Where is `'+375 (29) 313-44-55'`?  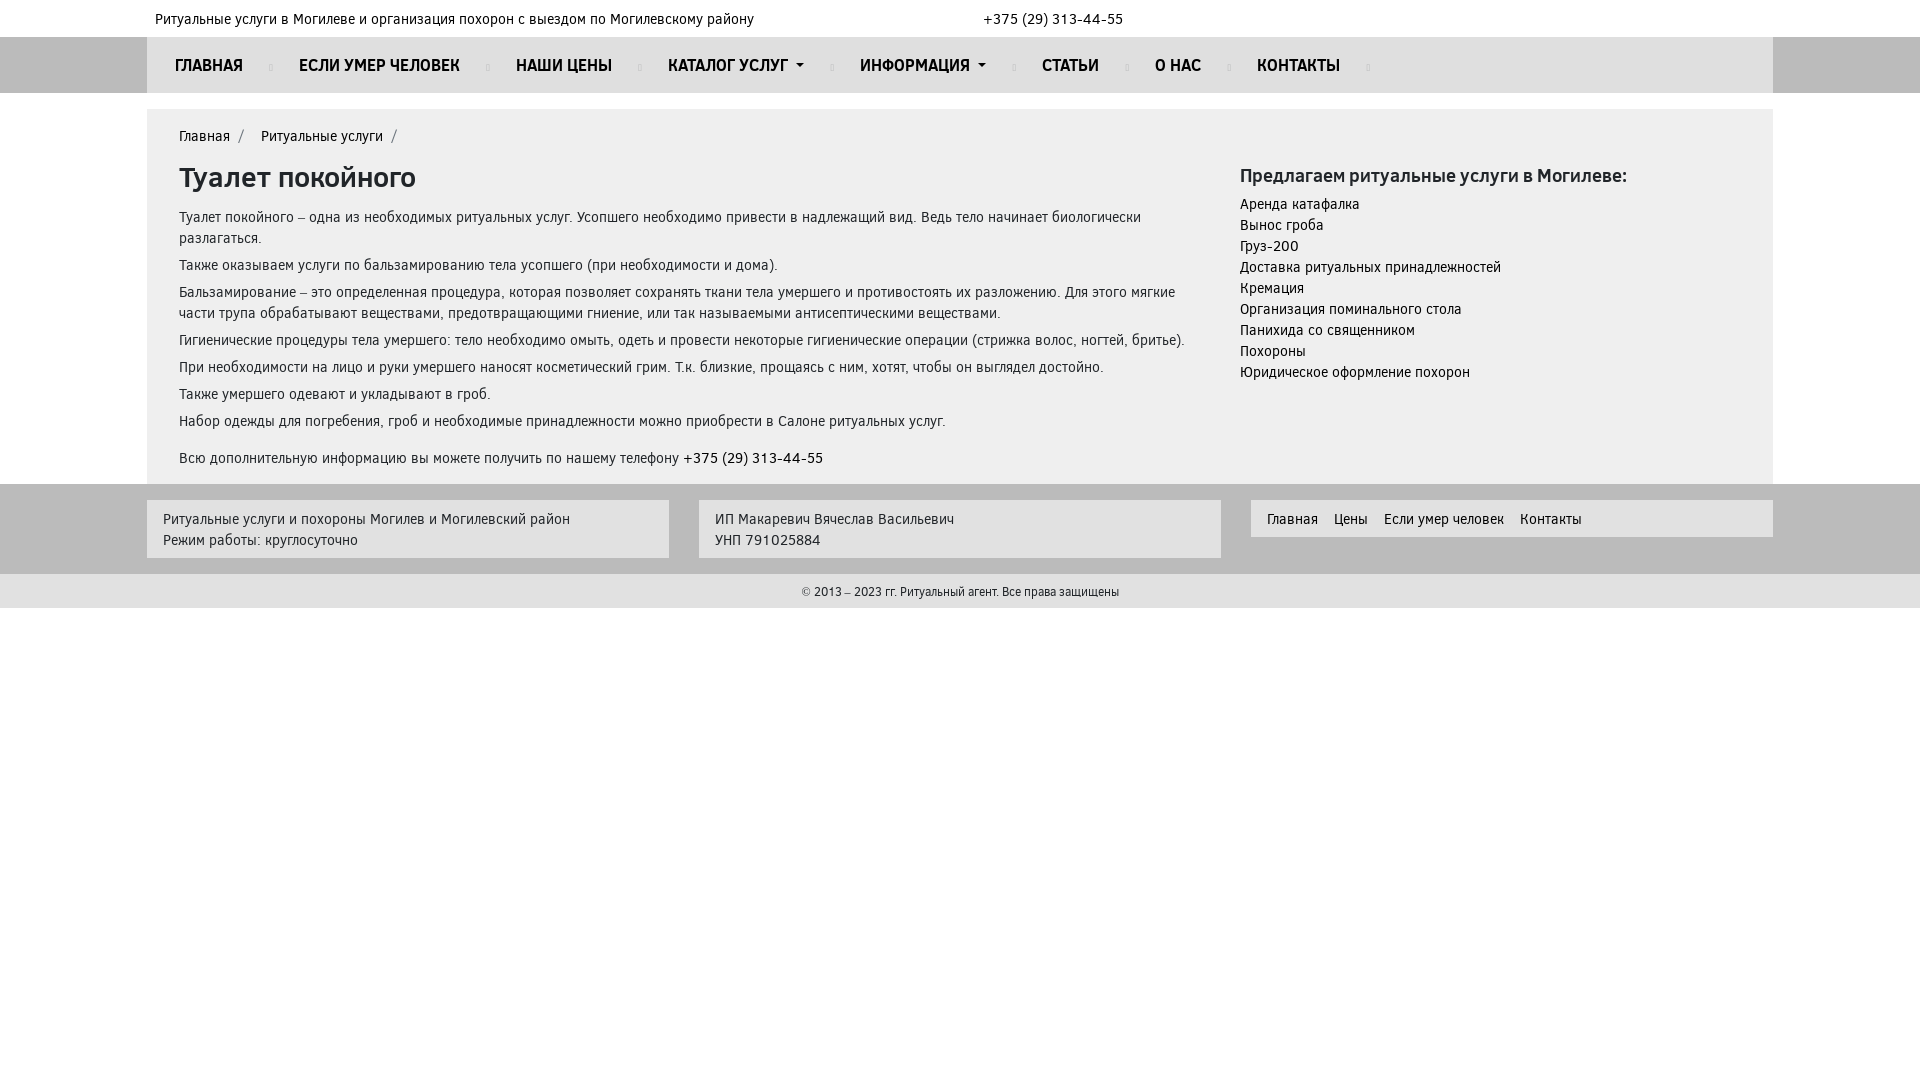
'+375 (29) 313-44-55' is located at coordinates (1051, 18).